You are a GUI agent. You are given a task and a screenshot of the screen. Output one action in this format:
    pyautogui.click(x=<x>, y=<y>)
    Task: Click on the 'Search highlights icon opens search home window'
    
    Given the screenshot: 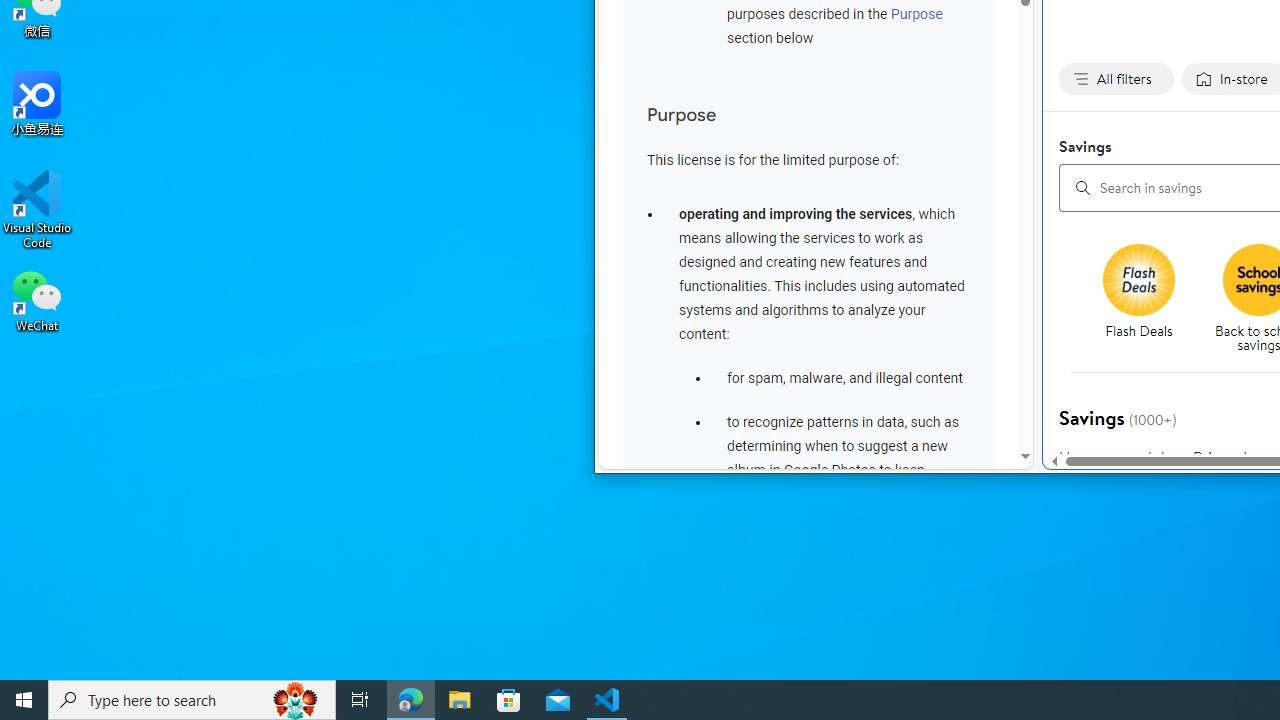 What is the action you would take?
    pyautogui.click(x=294, y=698)
    